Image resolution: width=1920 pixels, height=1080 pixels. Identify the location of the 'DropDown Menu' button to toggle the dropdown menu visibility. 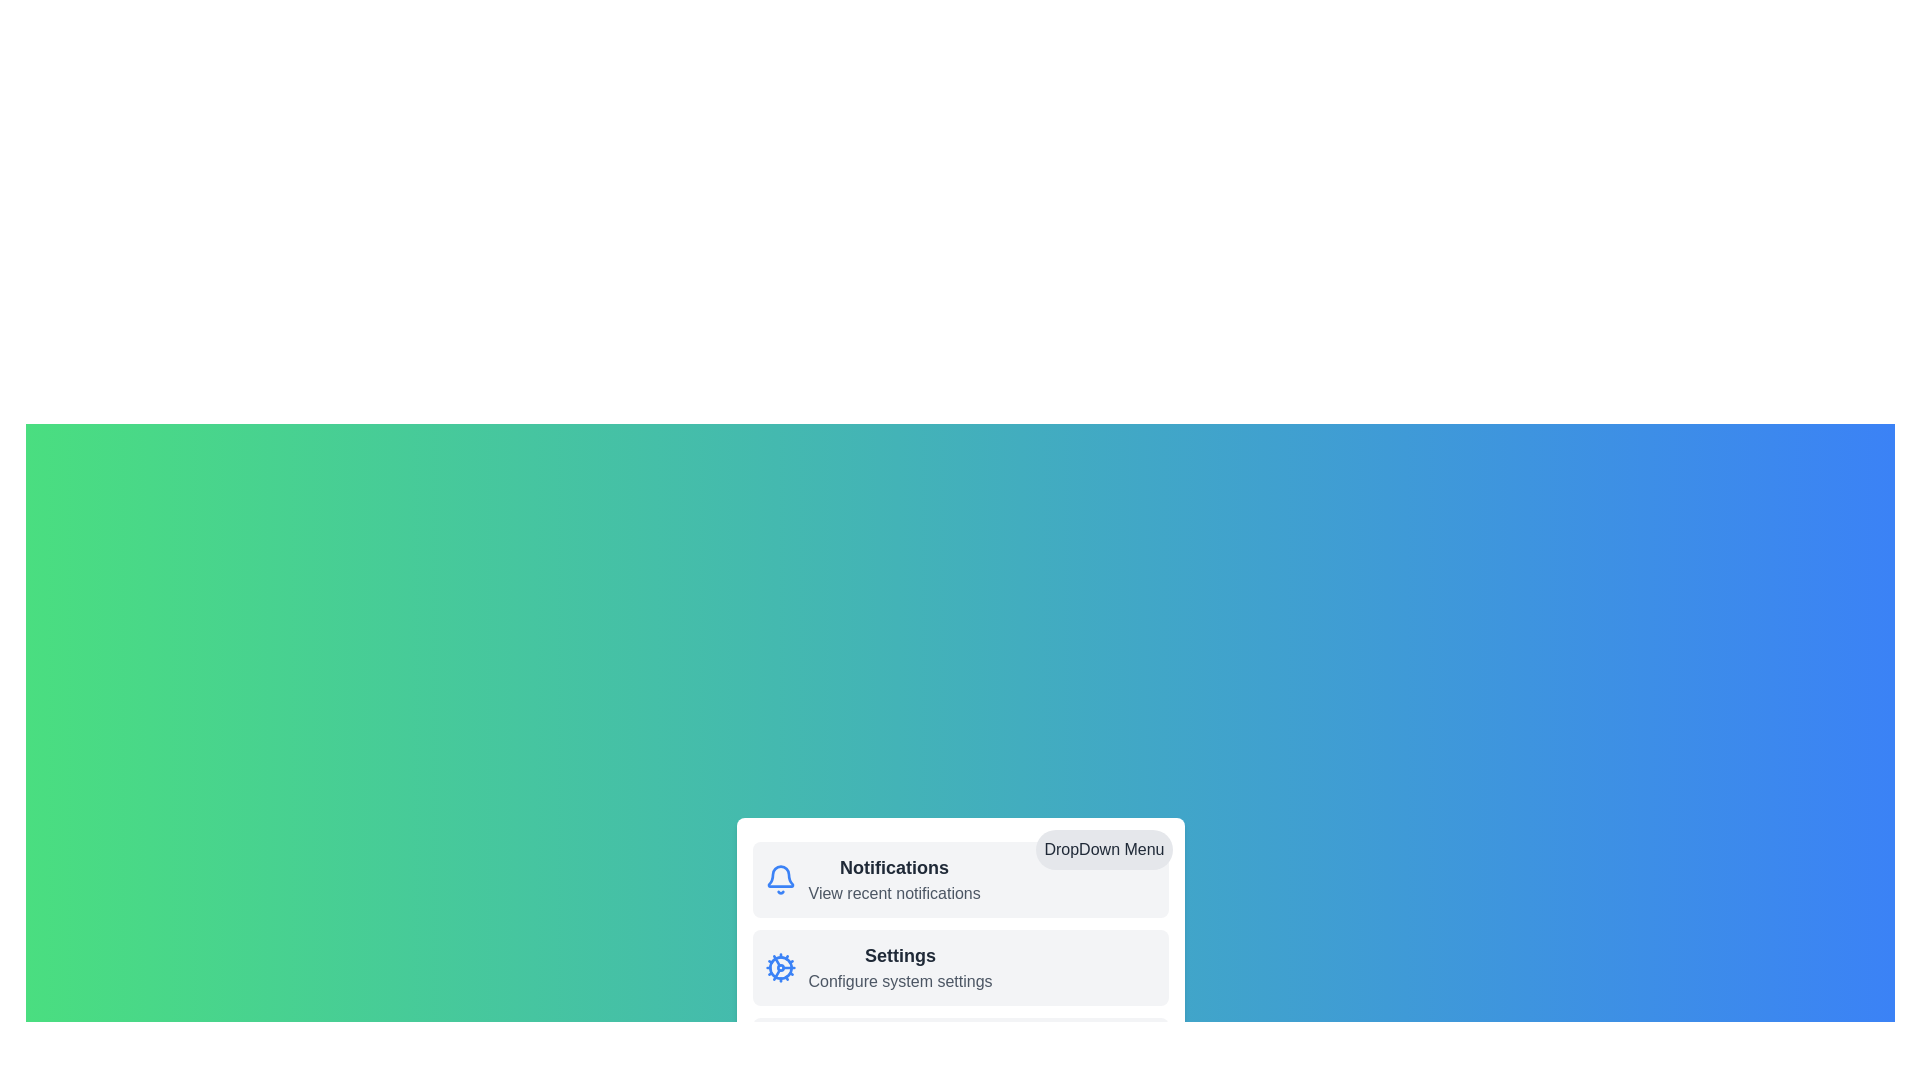
(1103, 849).